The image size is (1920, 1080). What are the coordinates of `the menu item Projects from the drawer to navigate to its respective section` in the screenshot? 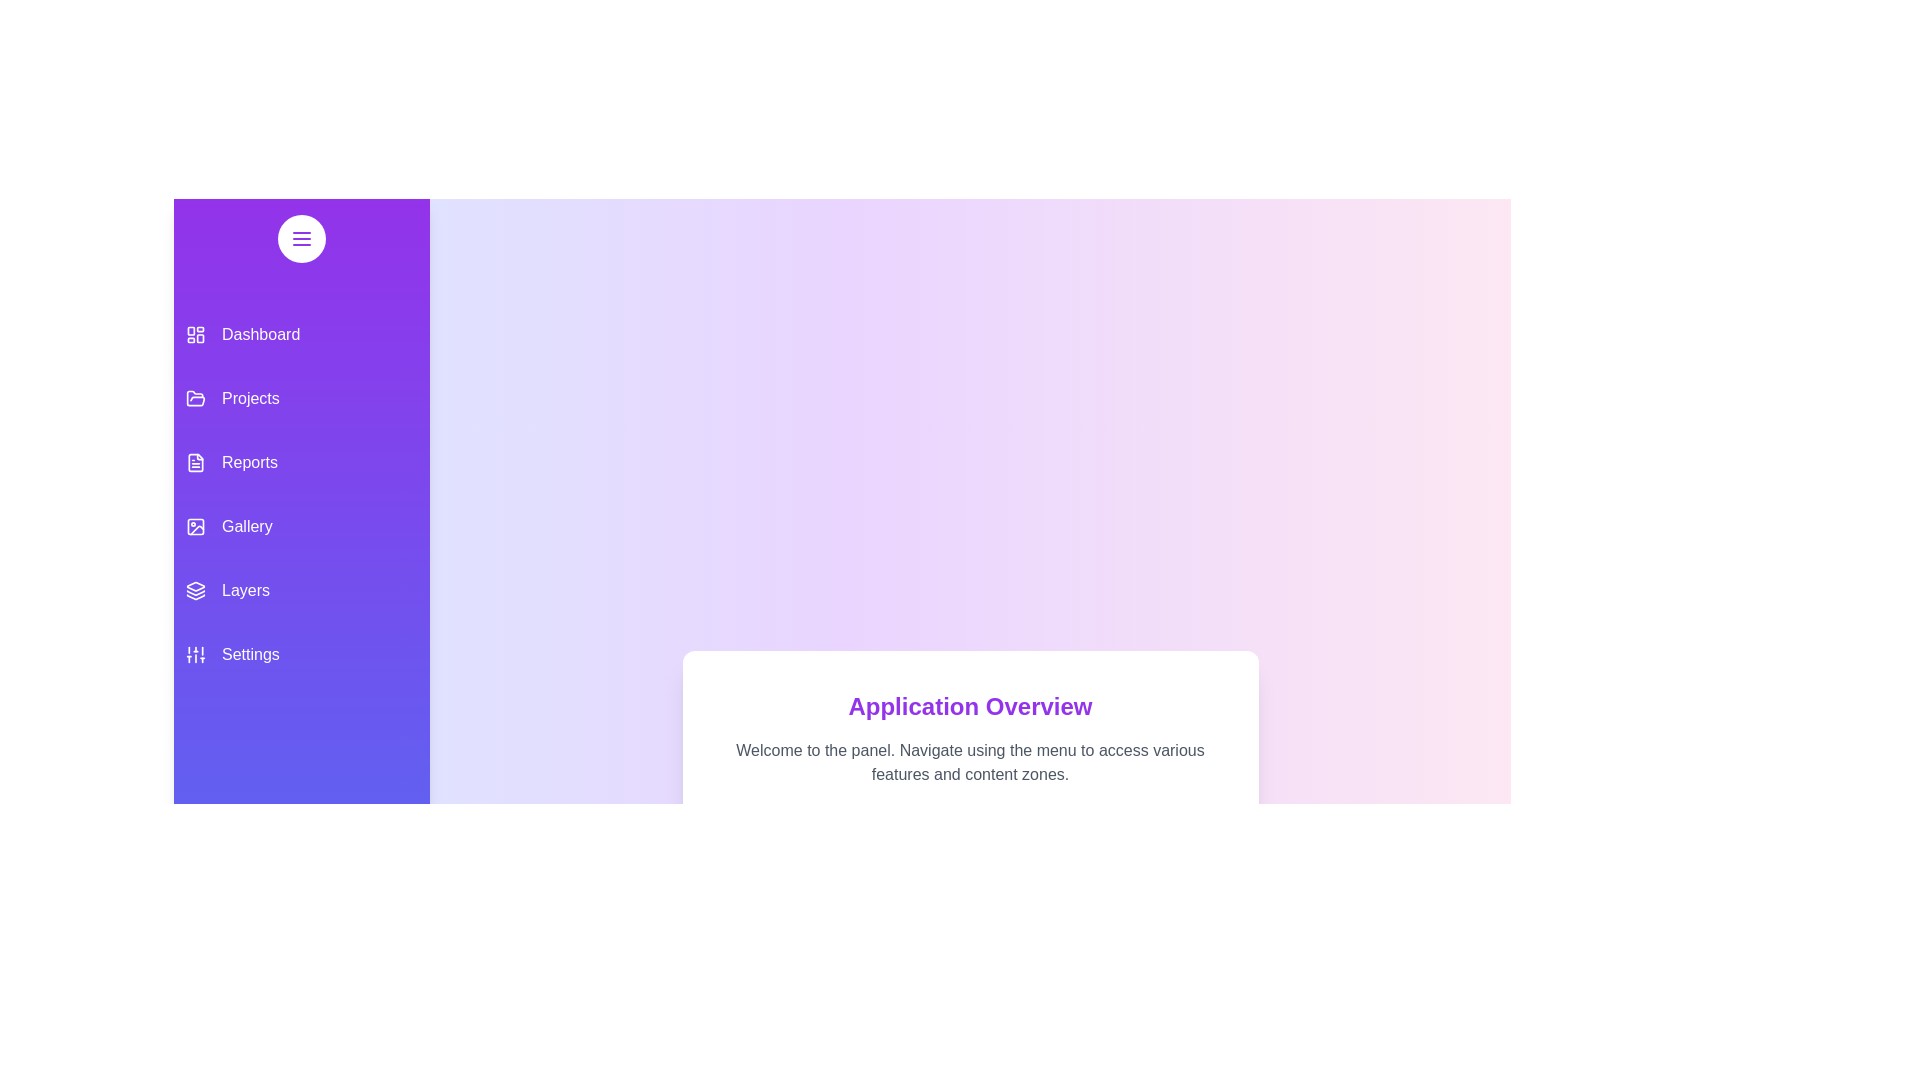 It's located at (301, 398).